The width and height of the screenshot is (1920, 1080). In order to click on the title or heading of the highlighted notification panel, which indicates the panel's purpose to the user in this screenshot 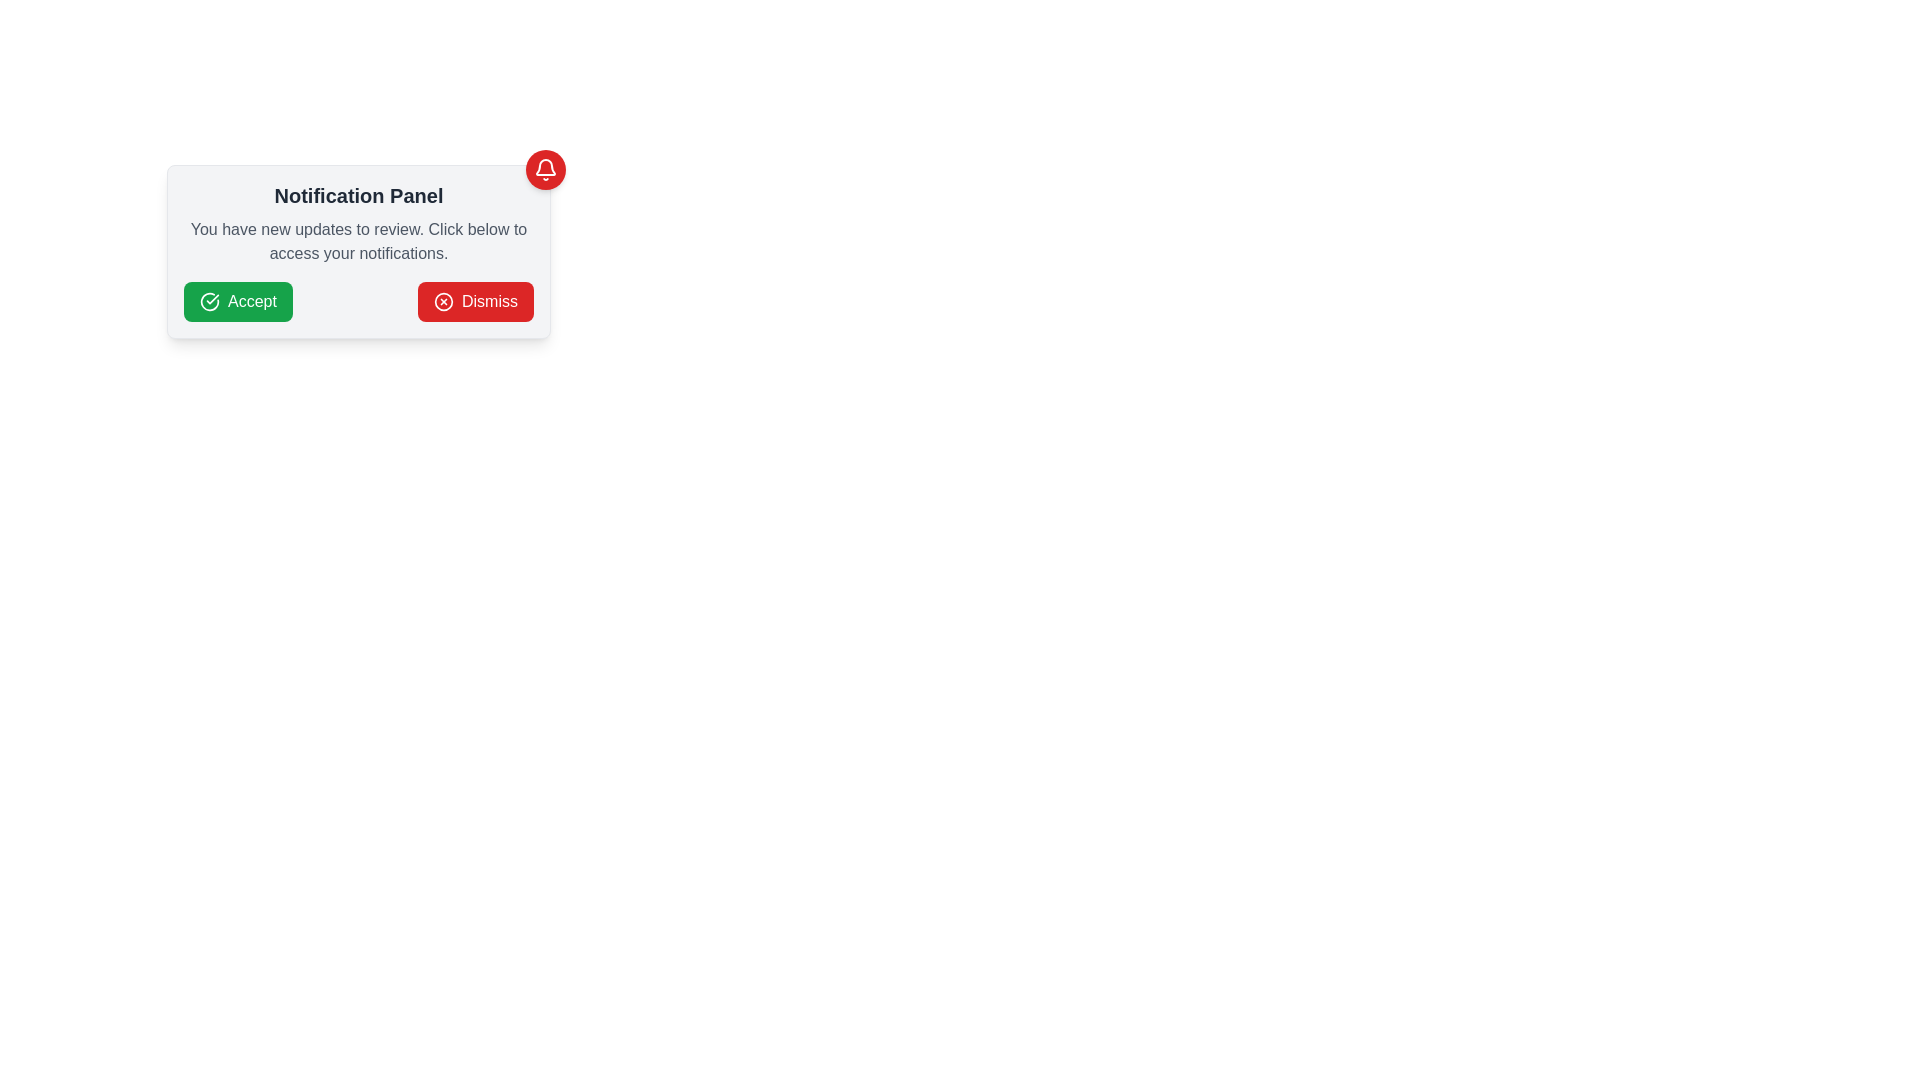, I will do `click(359, 196)`.